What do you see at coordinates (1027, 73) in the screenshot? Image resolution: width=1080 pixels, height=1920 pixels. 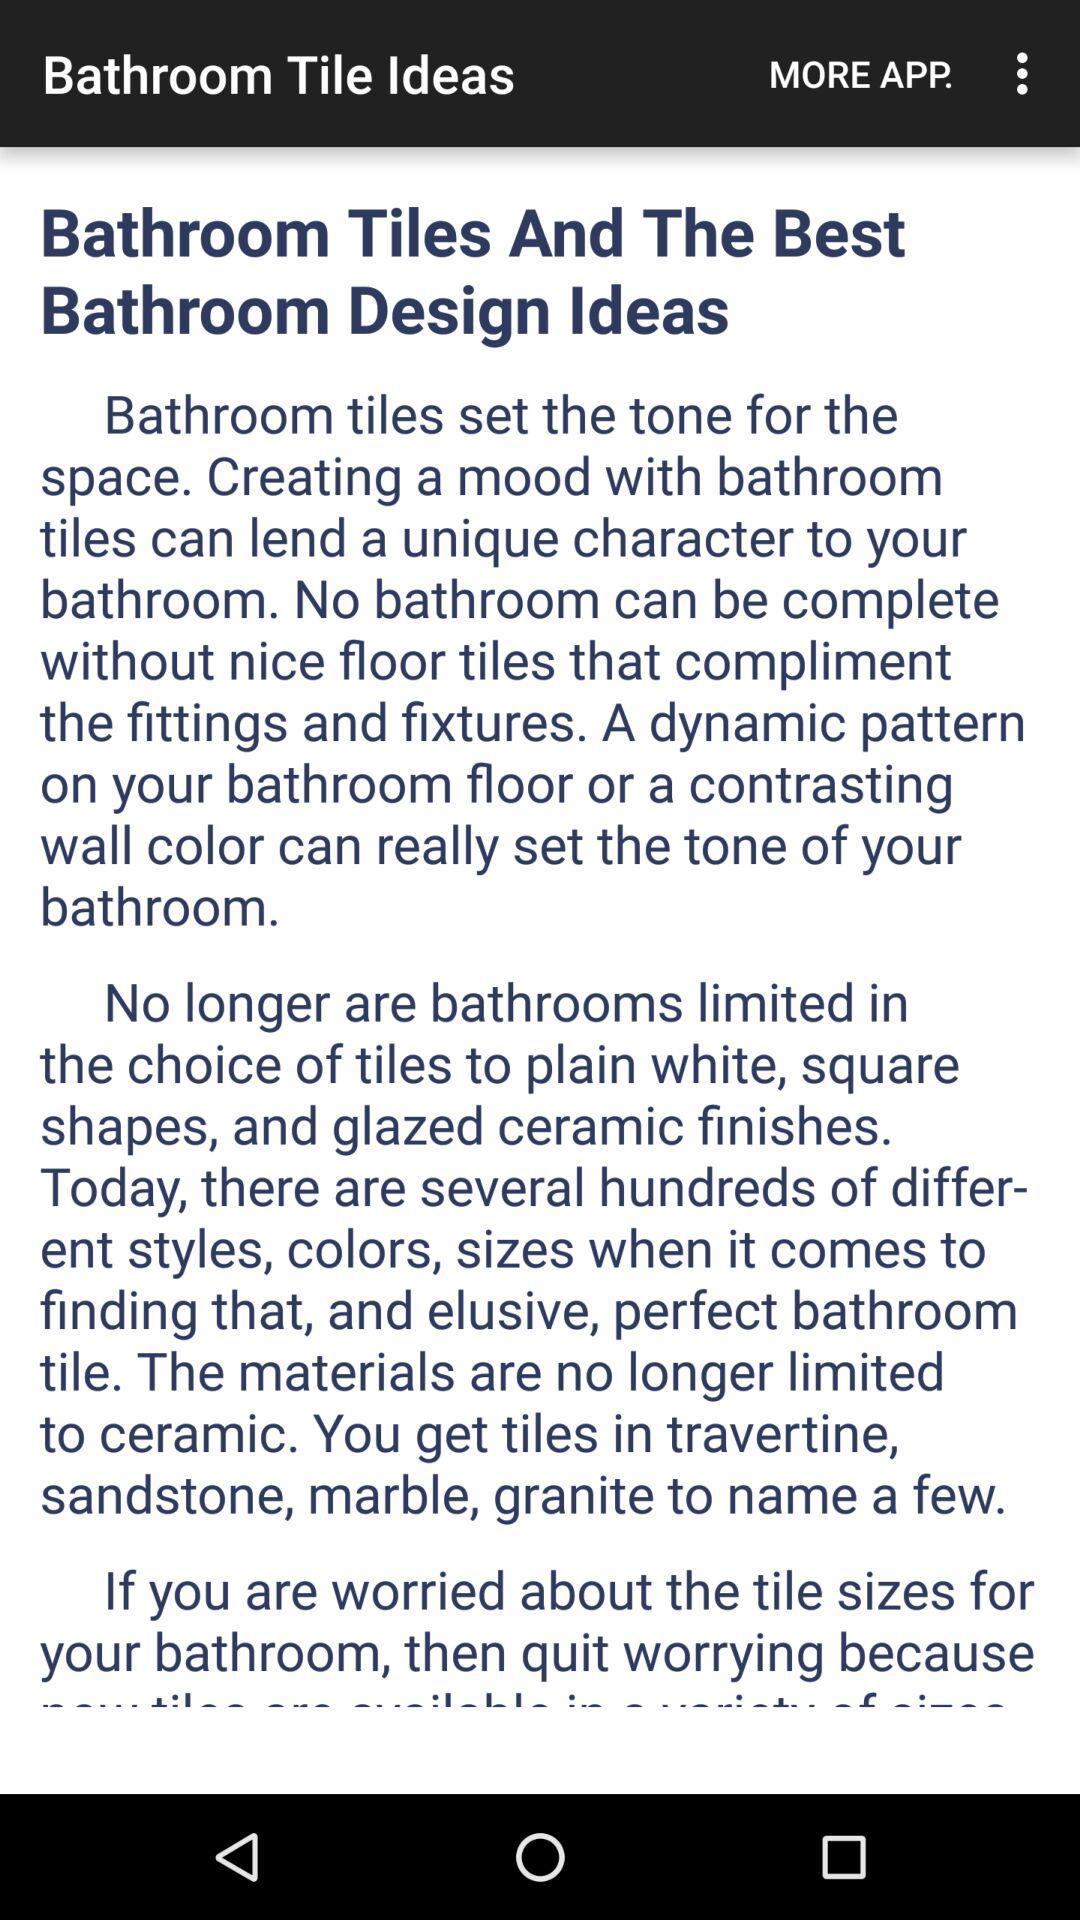 I see `the item above bathroom tiles and` at bounding box center [1027, 73].